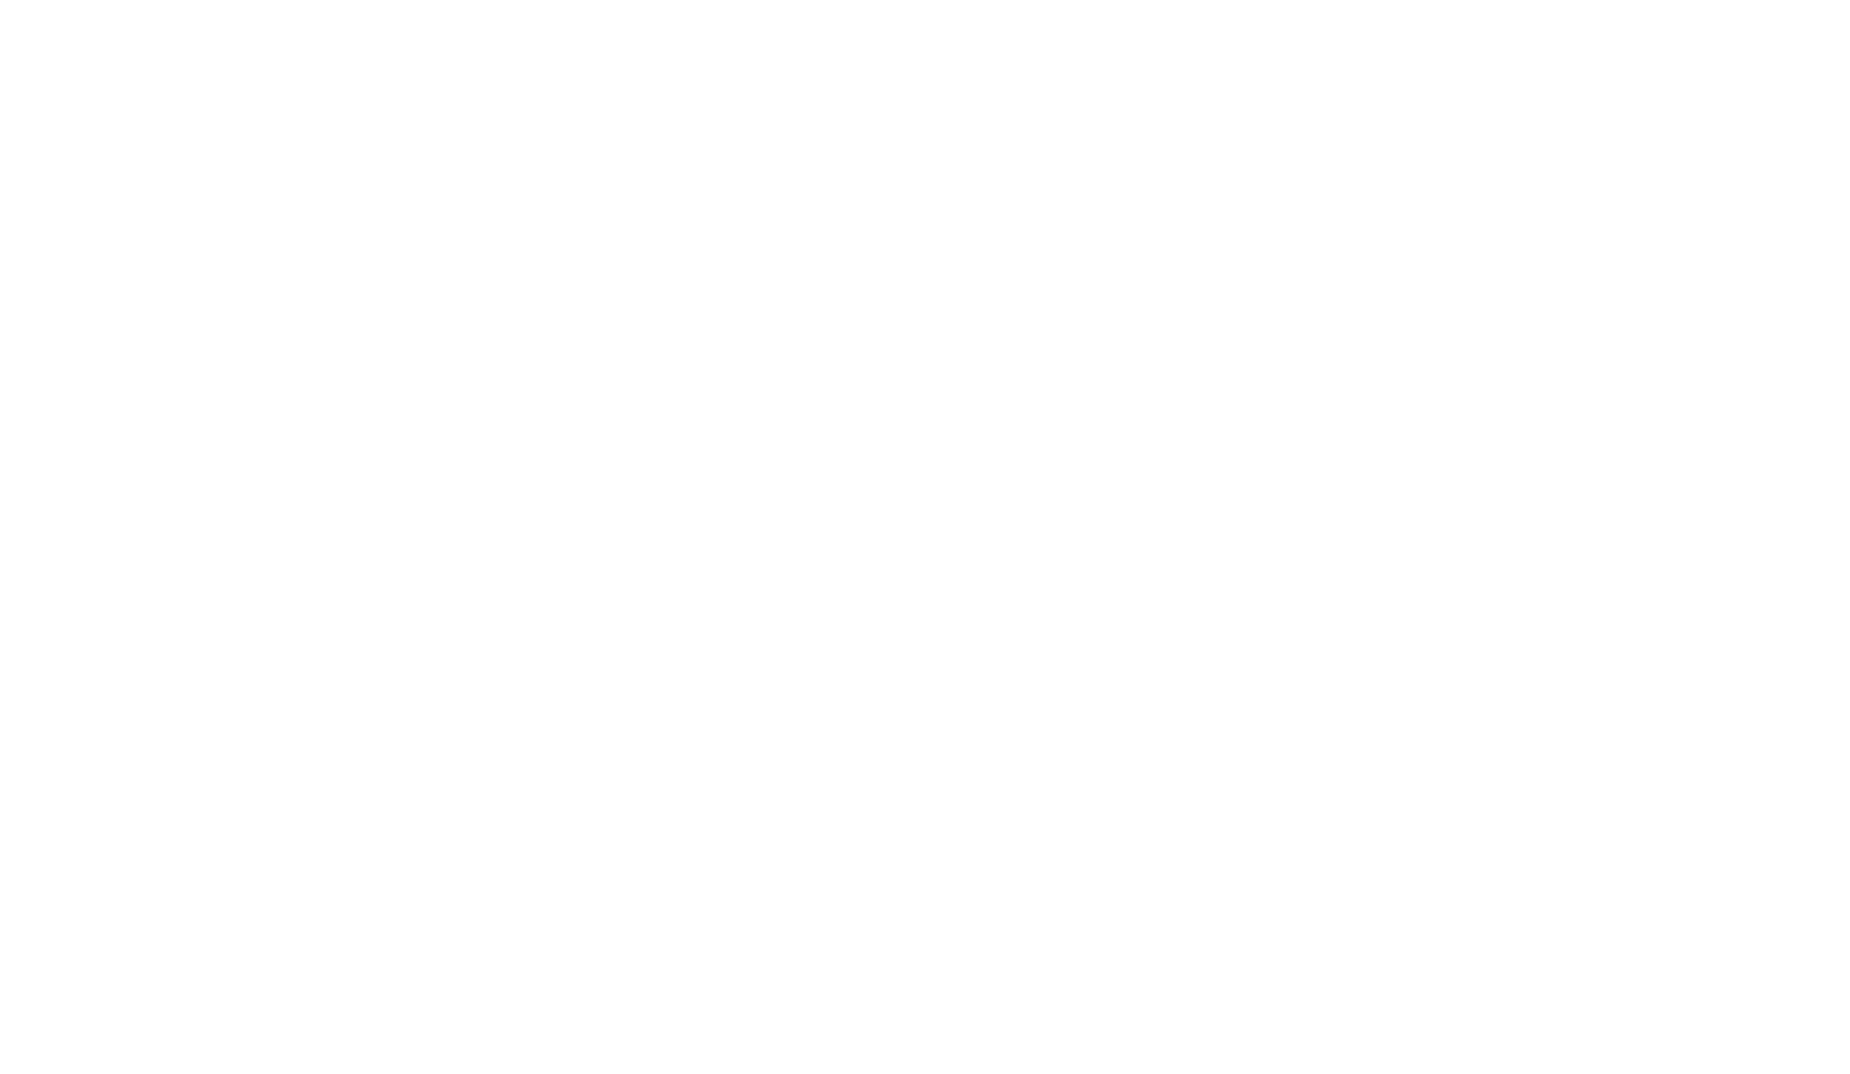  What do you see at coordinates (356, 9) in the screenshot?
I see `'Spotted par Melissa89'` at bounding box center [356, 9].